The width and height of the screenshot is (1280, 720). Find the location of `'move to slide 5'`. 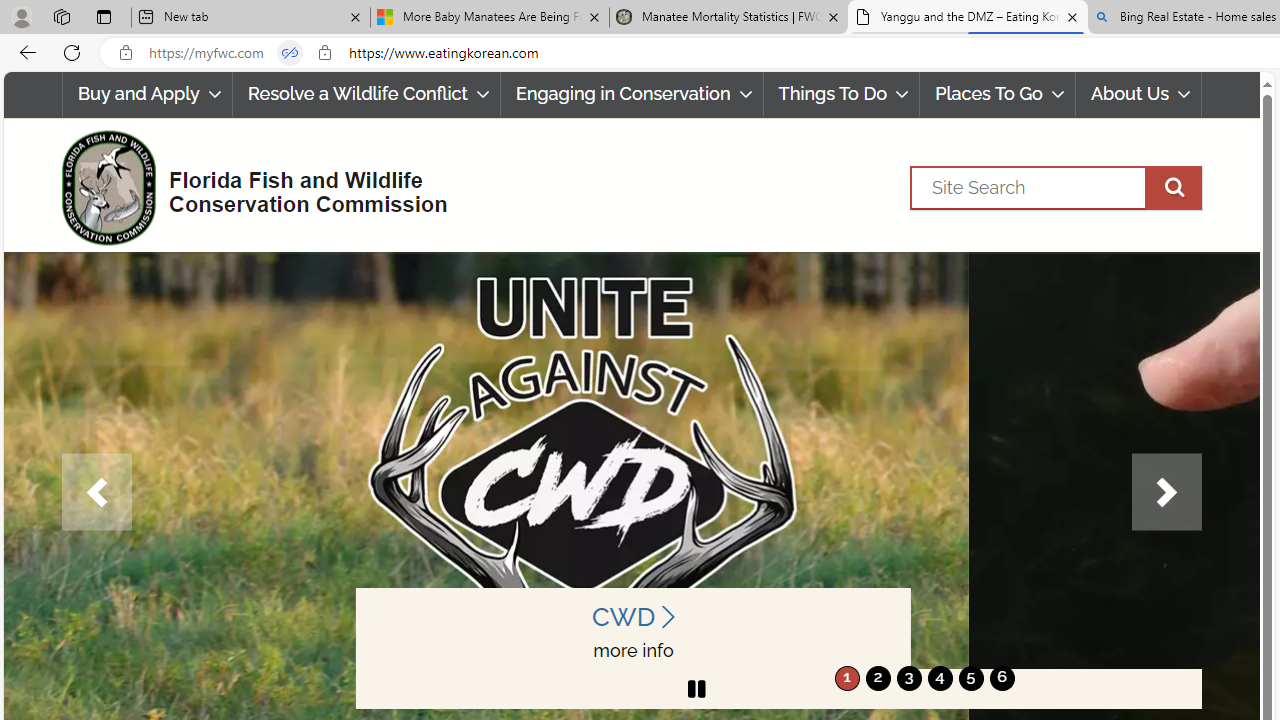

'move to slide 5' is located at coordinates (970, 677).